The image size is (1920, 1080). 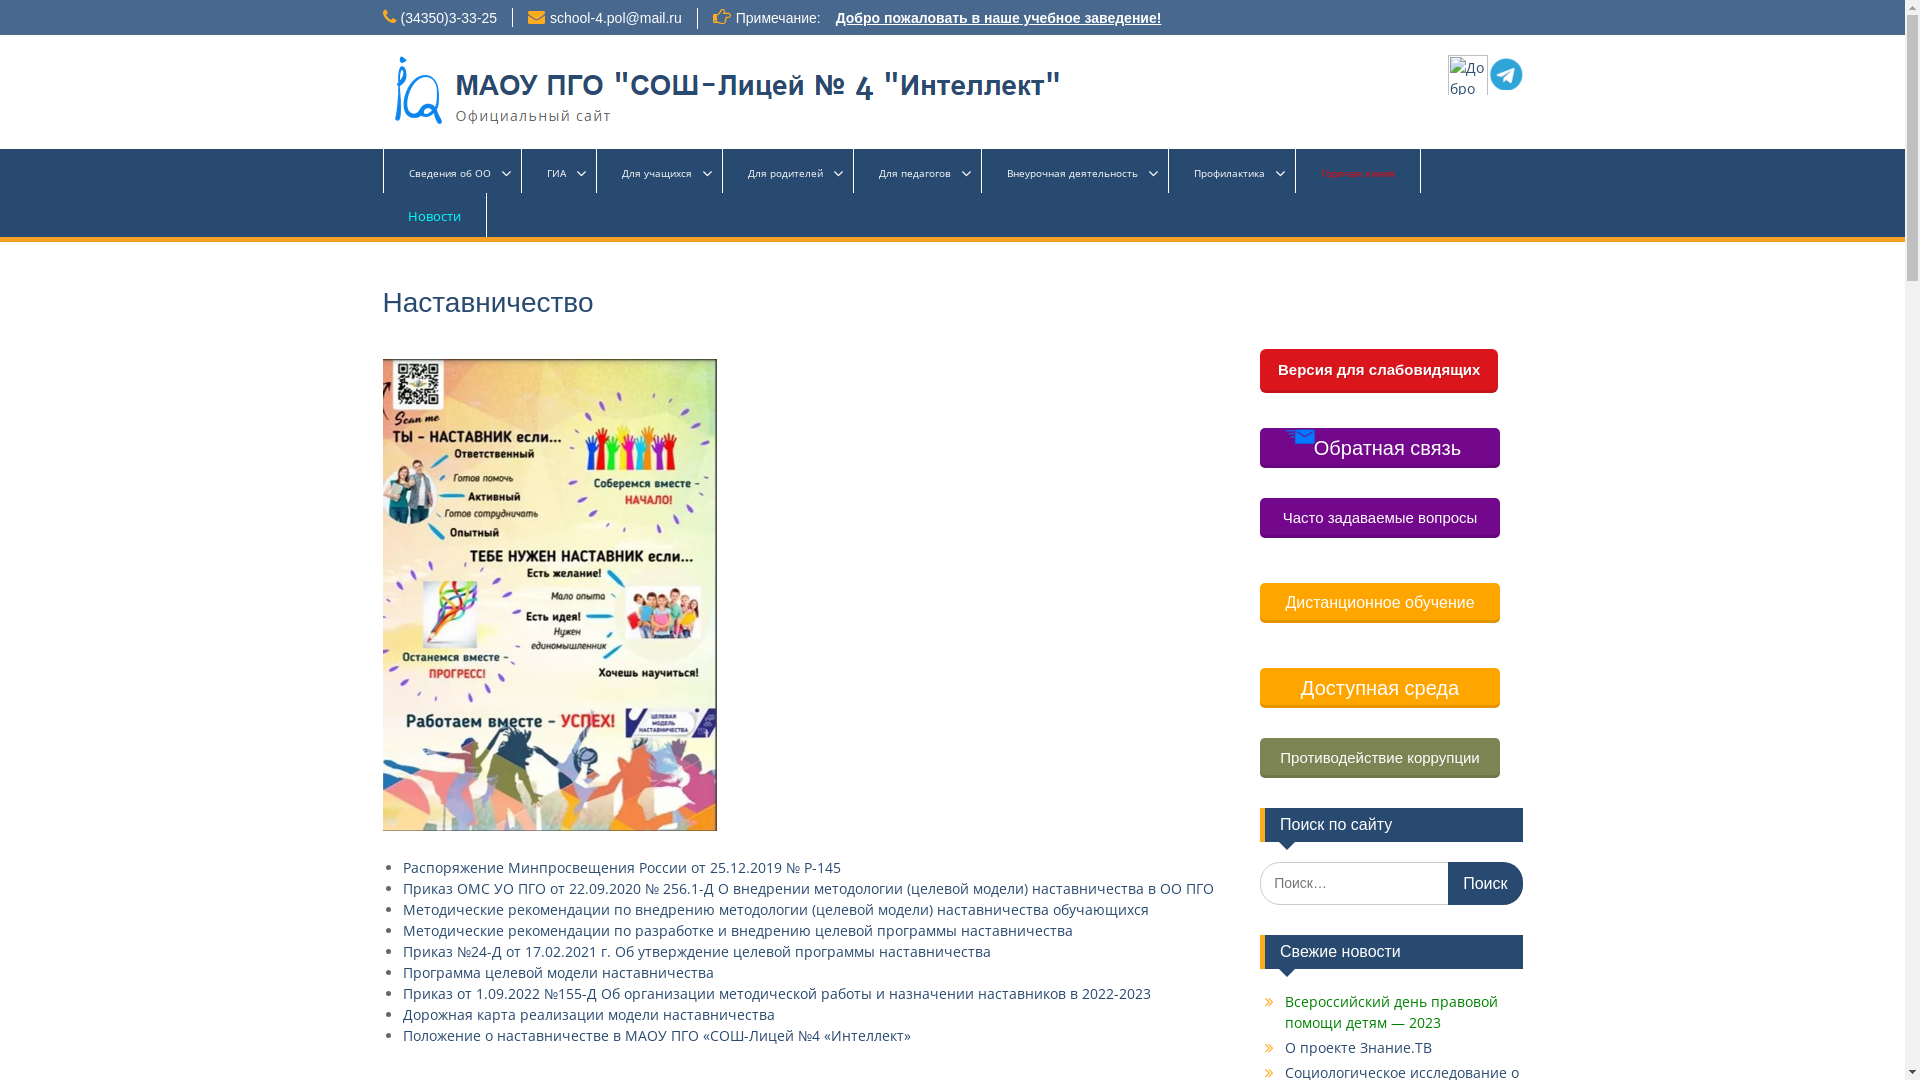 I want to click on 'school-4.pol@mail.ru', so click(x=614, y=18).